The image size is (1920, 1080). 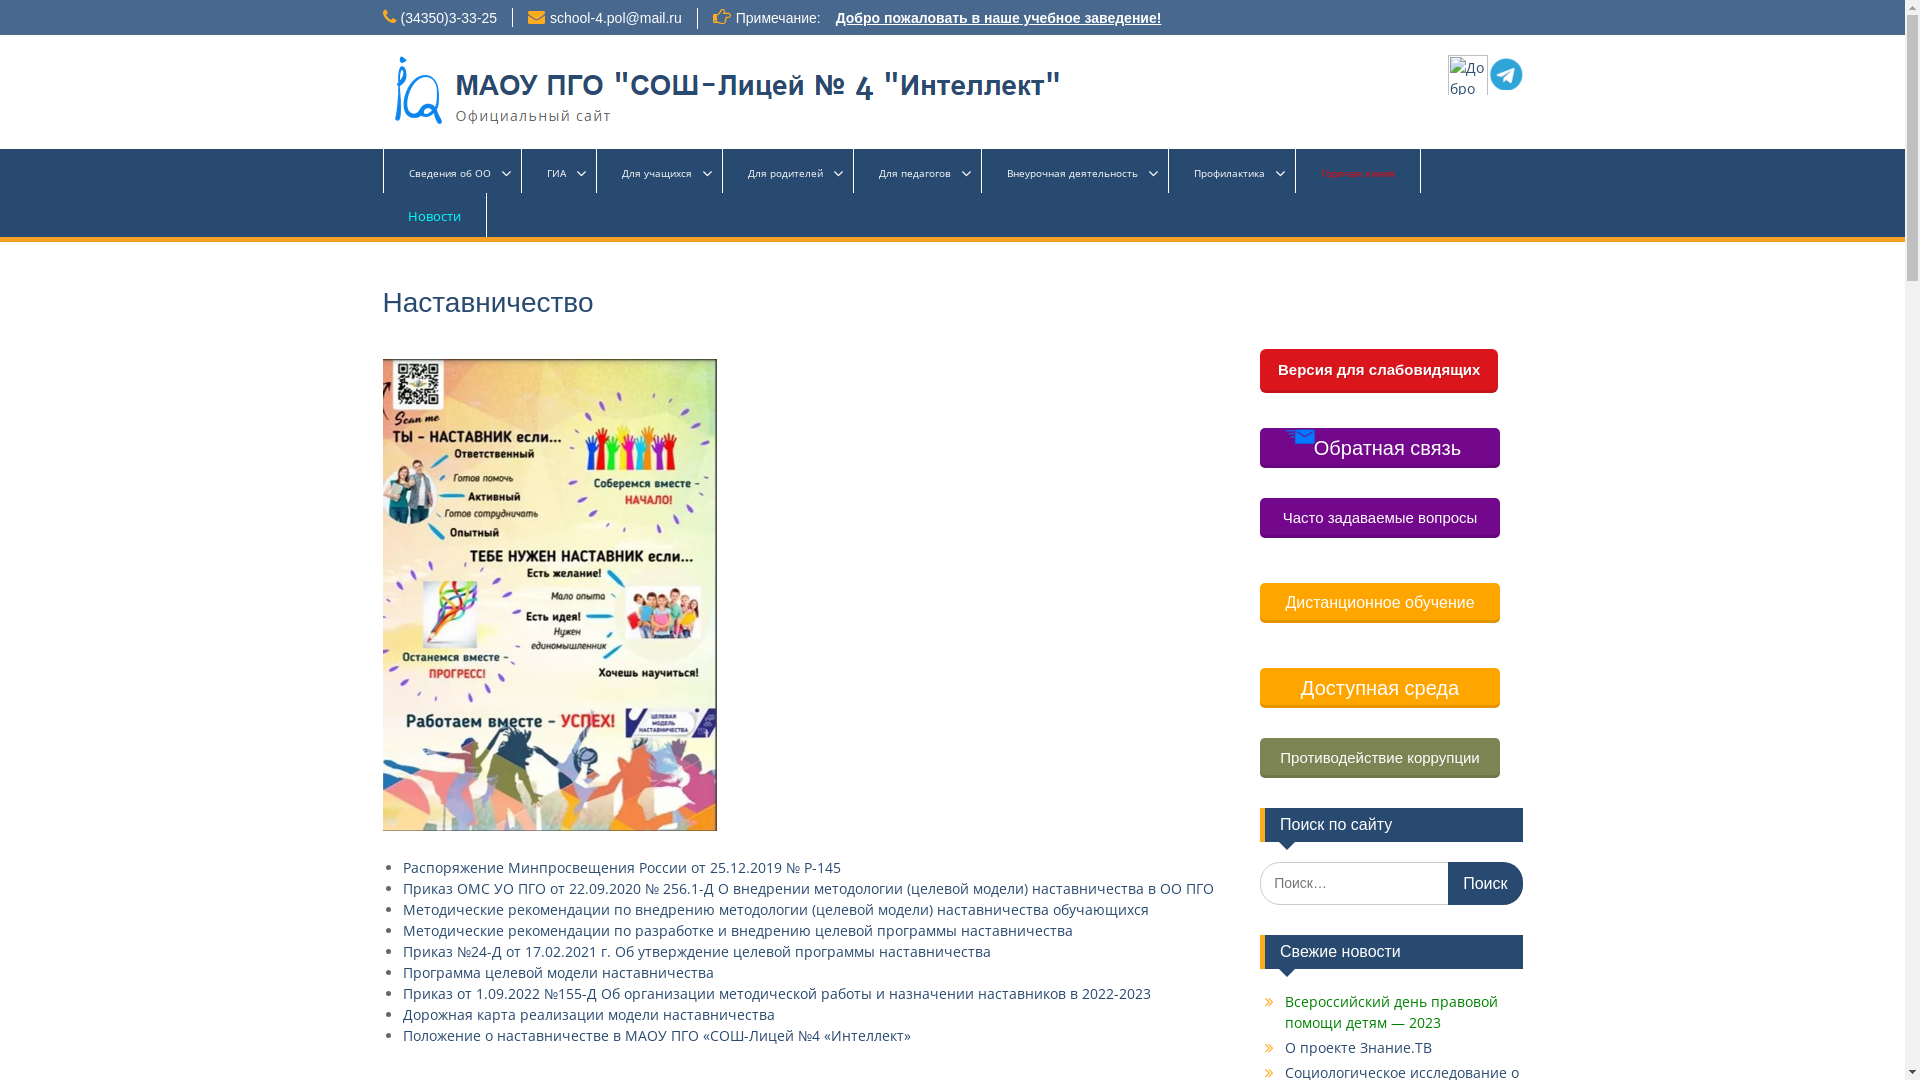 I want to click on 'school-4.pol@mail.ru', so click(x=614, y=18).